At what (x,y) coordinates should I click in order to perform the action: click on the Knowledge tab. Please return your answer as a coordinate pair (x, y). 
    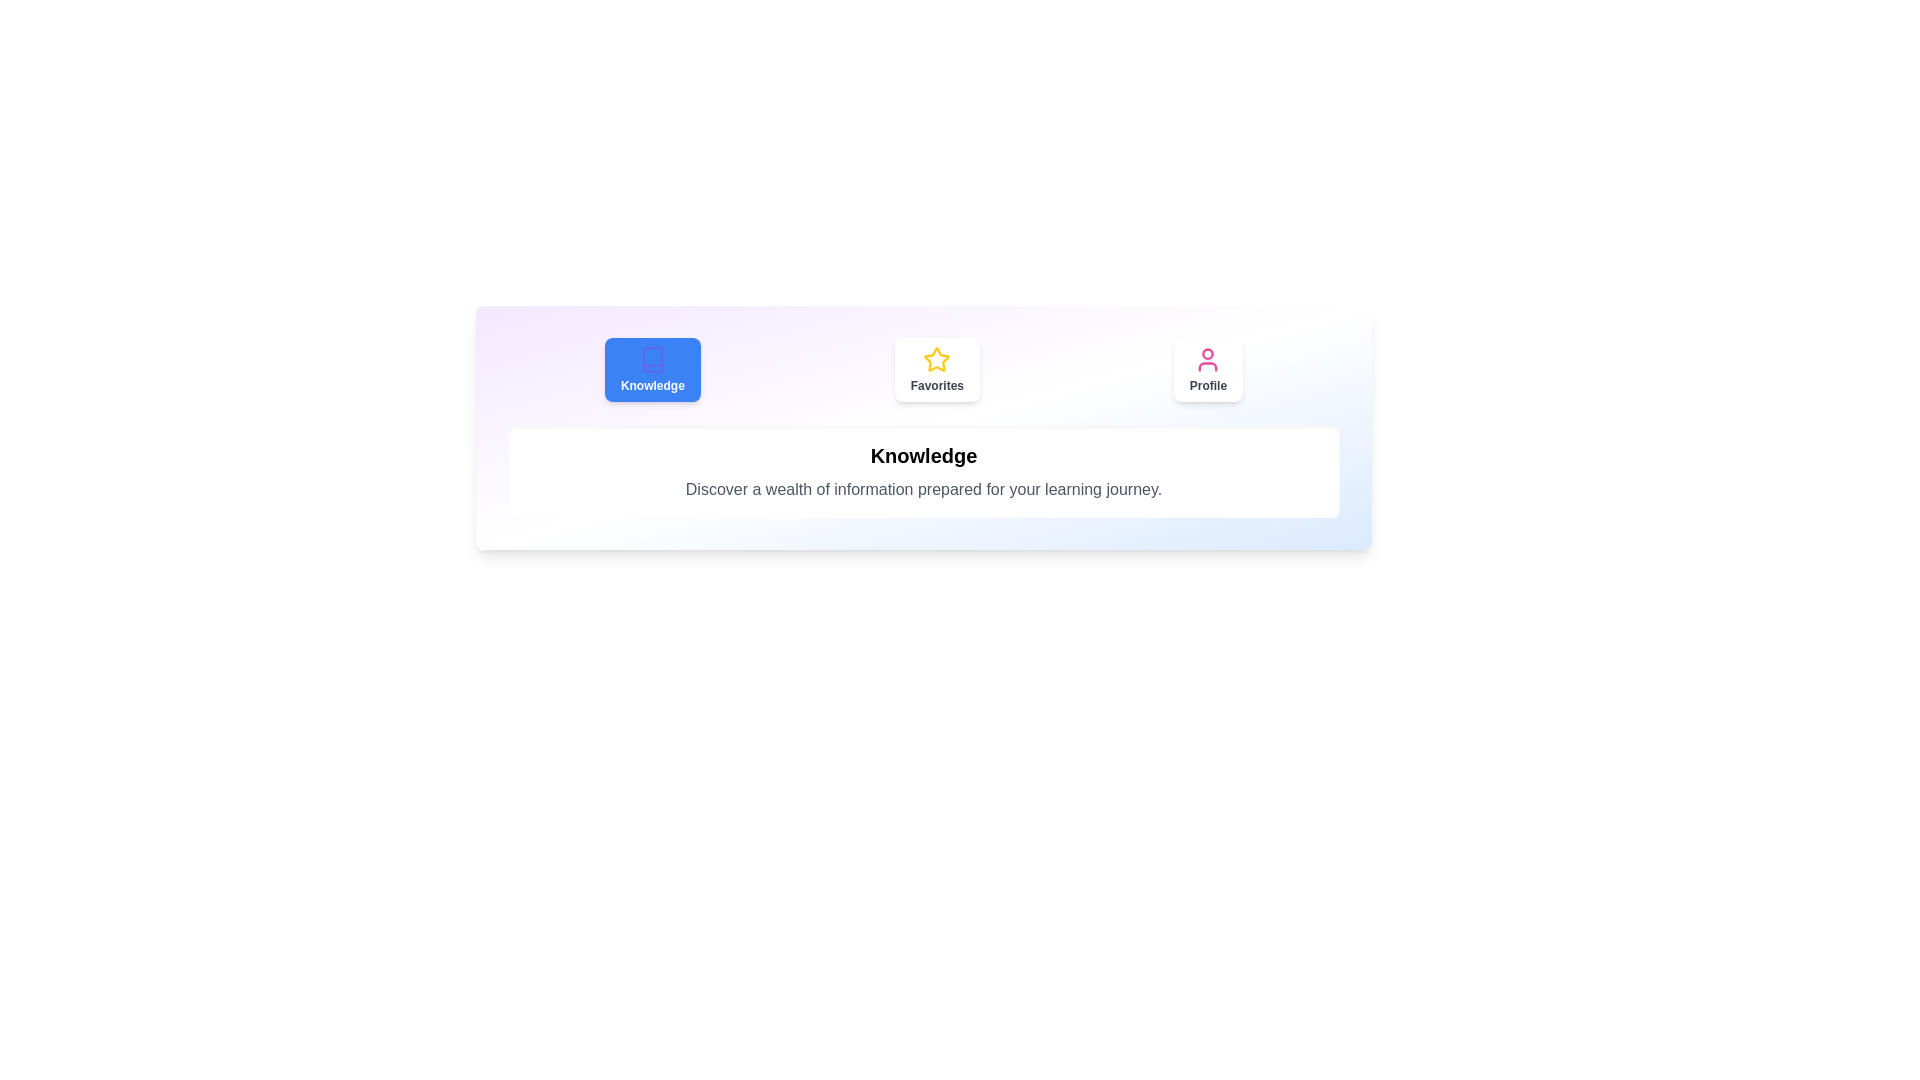
    Looking at the image, I should click on (652, 370).